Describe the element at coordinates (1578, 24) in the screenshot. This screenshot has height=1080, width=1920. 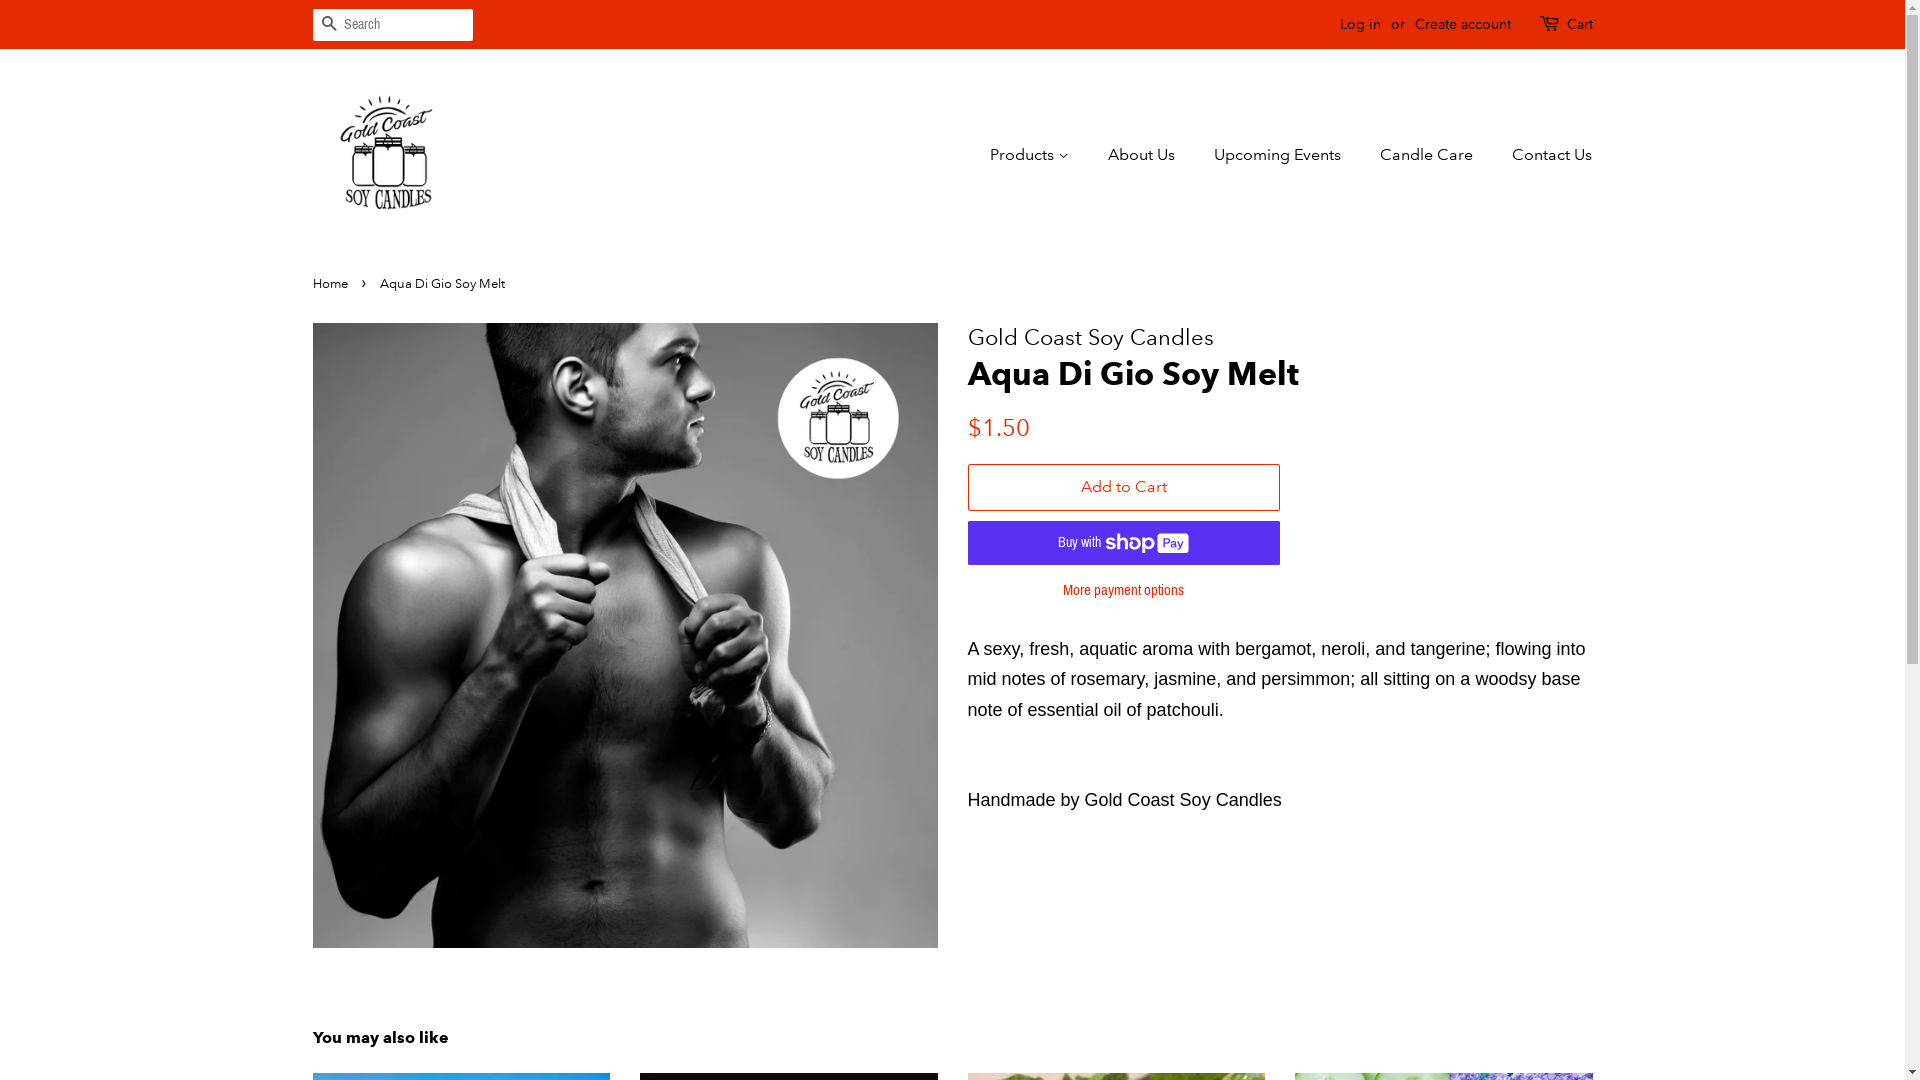
I see `'Cart'` at that location.